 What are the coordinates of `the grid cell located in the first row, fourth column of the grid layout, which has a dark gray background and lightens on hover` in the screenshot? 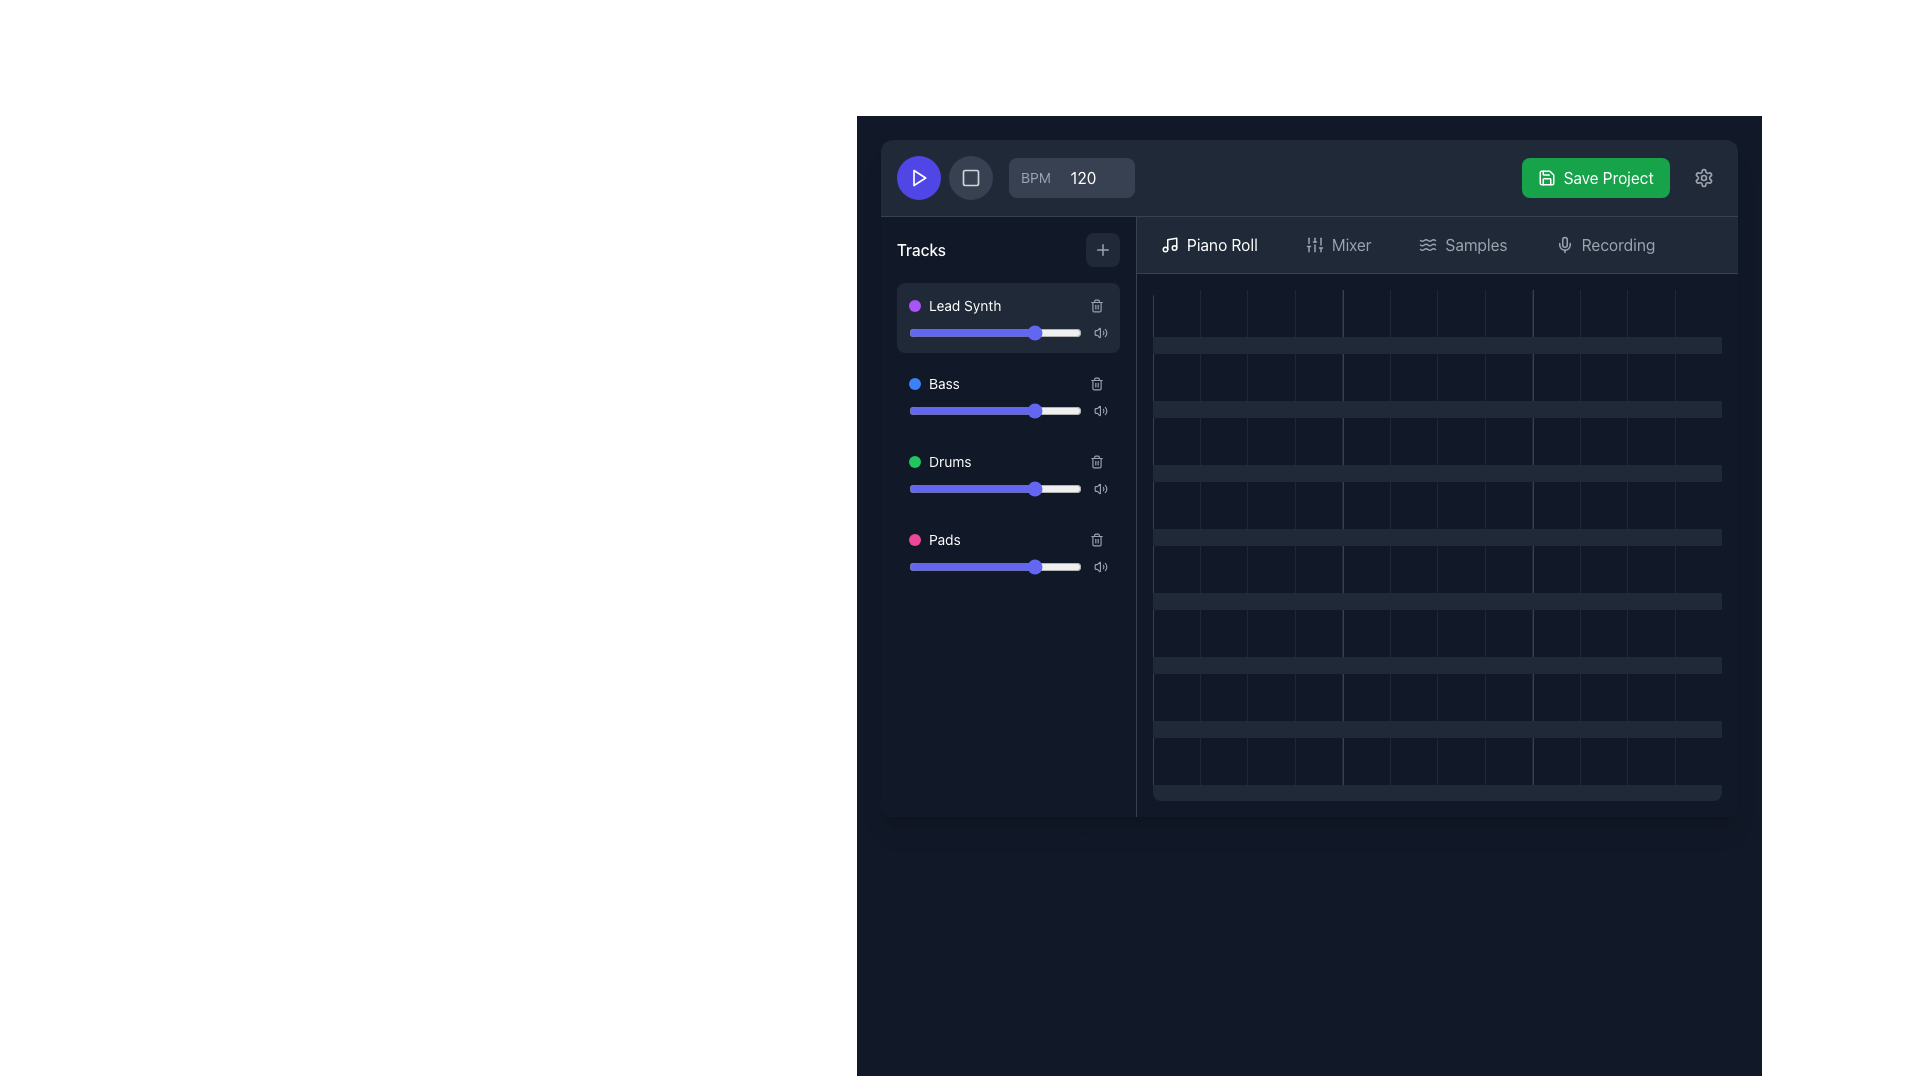 It's located at (1318, 313).